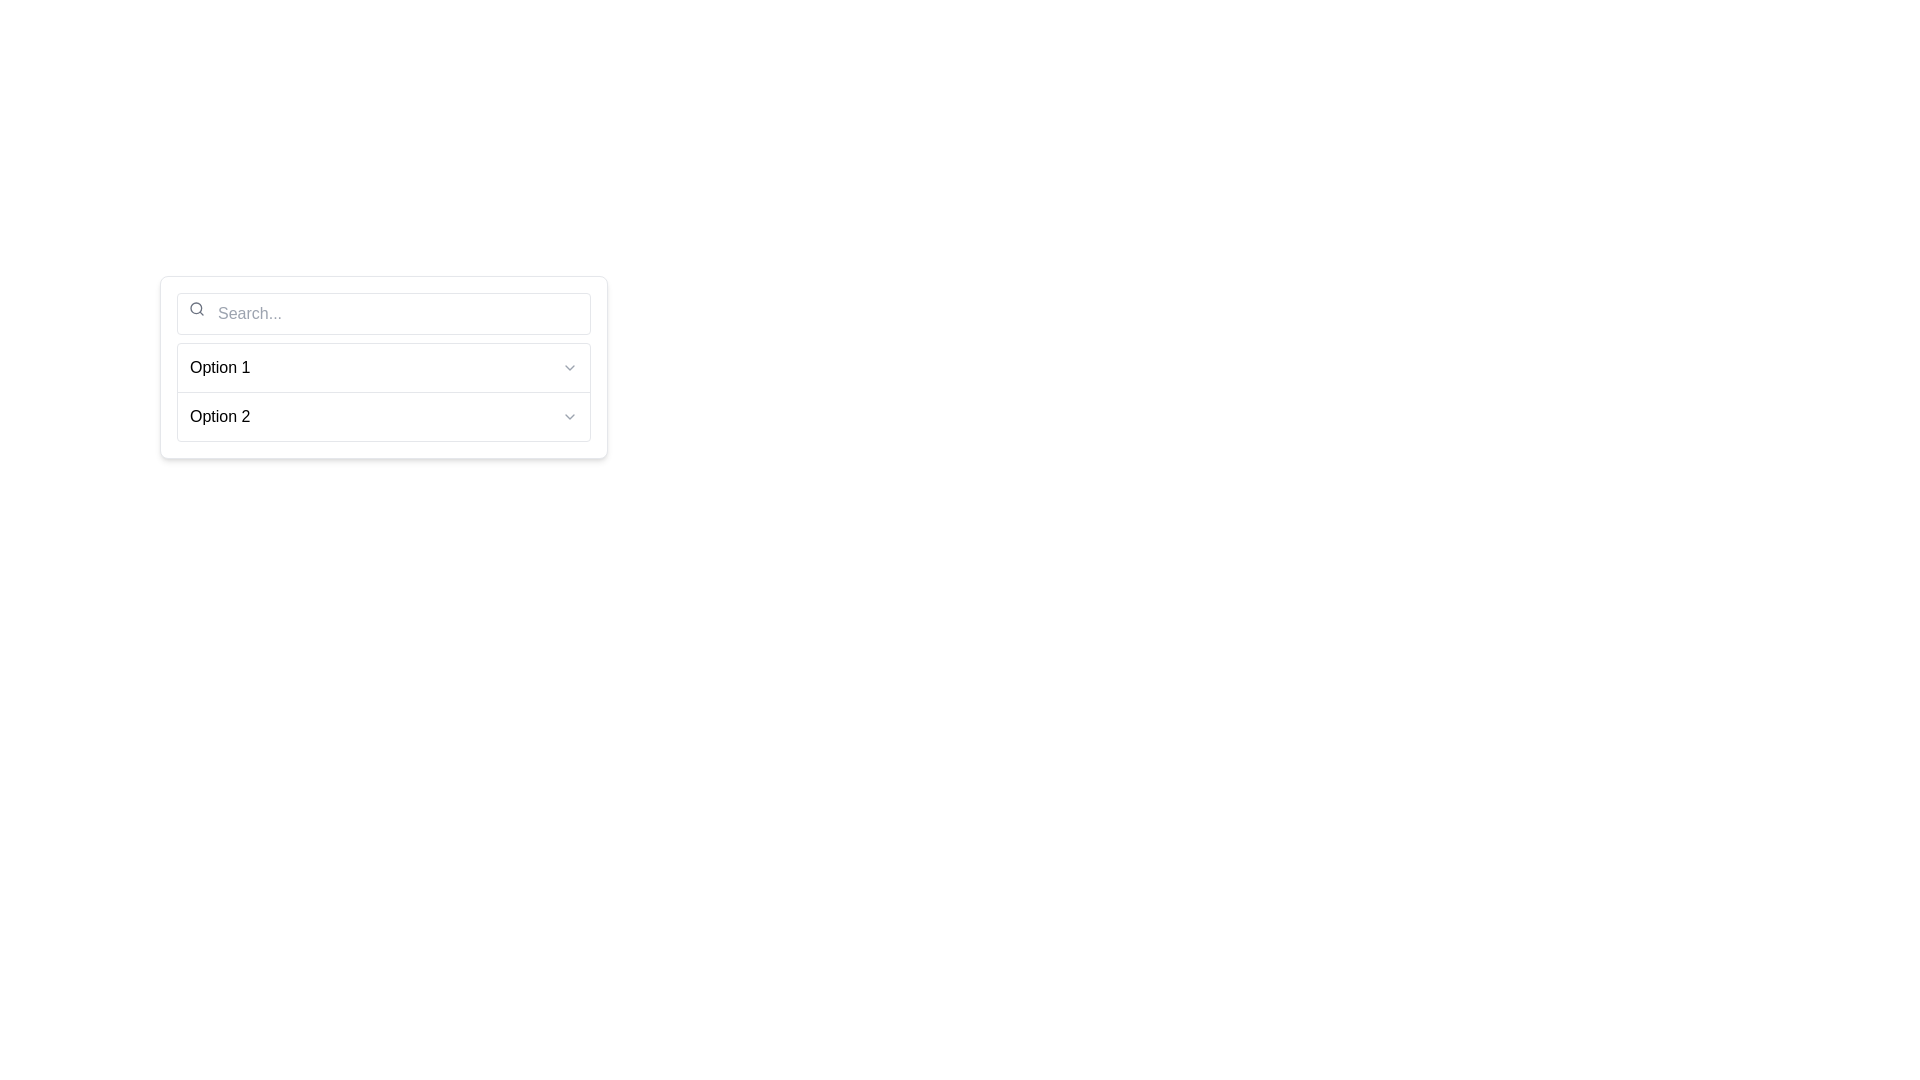 The height and width of the screenshot is (1080, 1920). Describe the element at coordinates (196, 308) in the screenshot. I see `the magnifying glass icon, which is styled in gray and positioned inside the search bar to the left of the 'Search...' text input field` at that location.